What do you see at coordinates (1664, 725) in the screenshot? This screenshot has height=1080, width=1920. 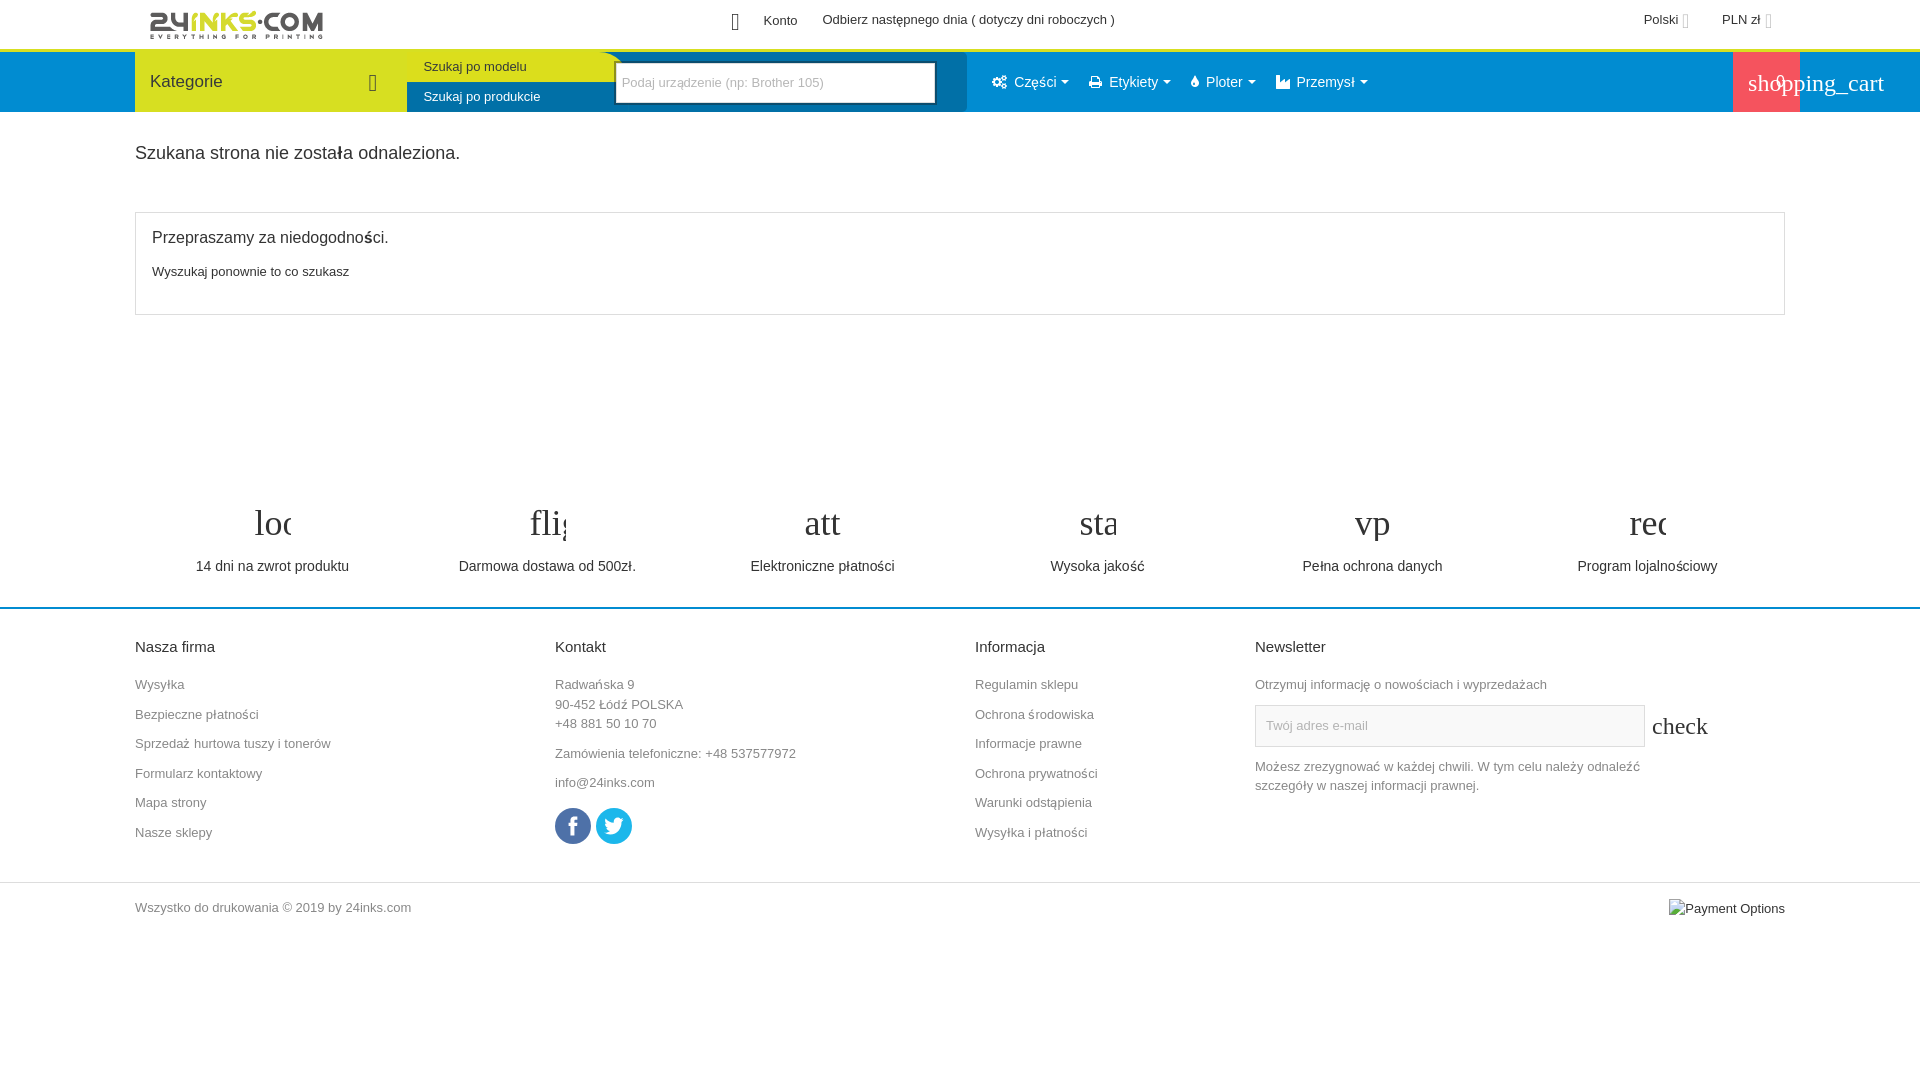 I see `'check'` at bounding box center [1664, 725].